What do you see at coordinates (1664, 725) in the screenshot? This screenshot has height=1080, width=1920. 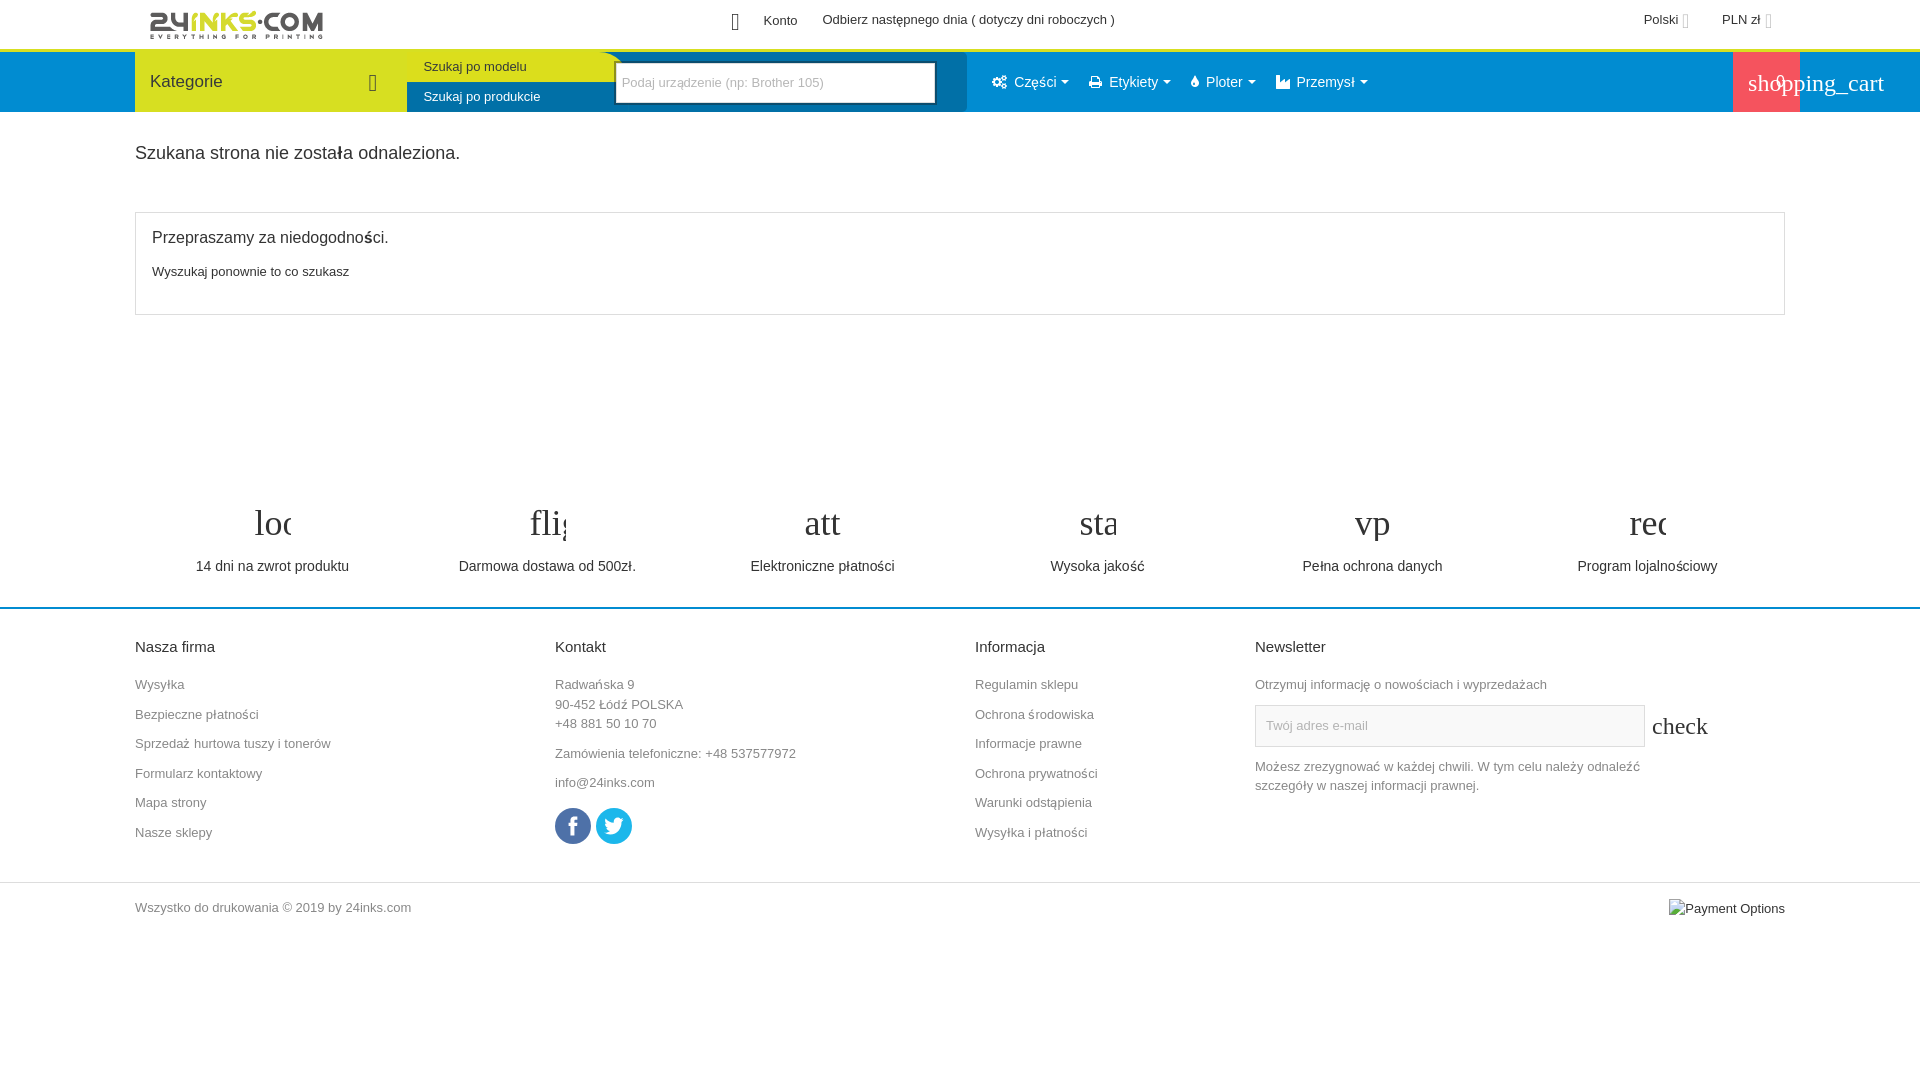 I see `'check'` at bounding box center [1664, 725].